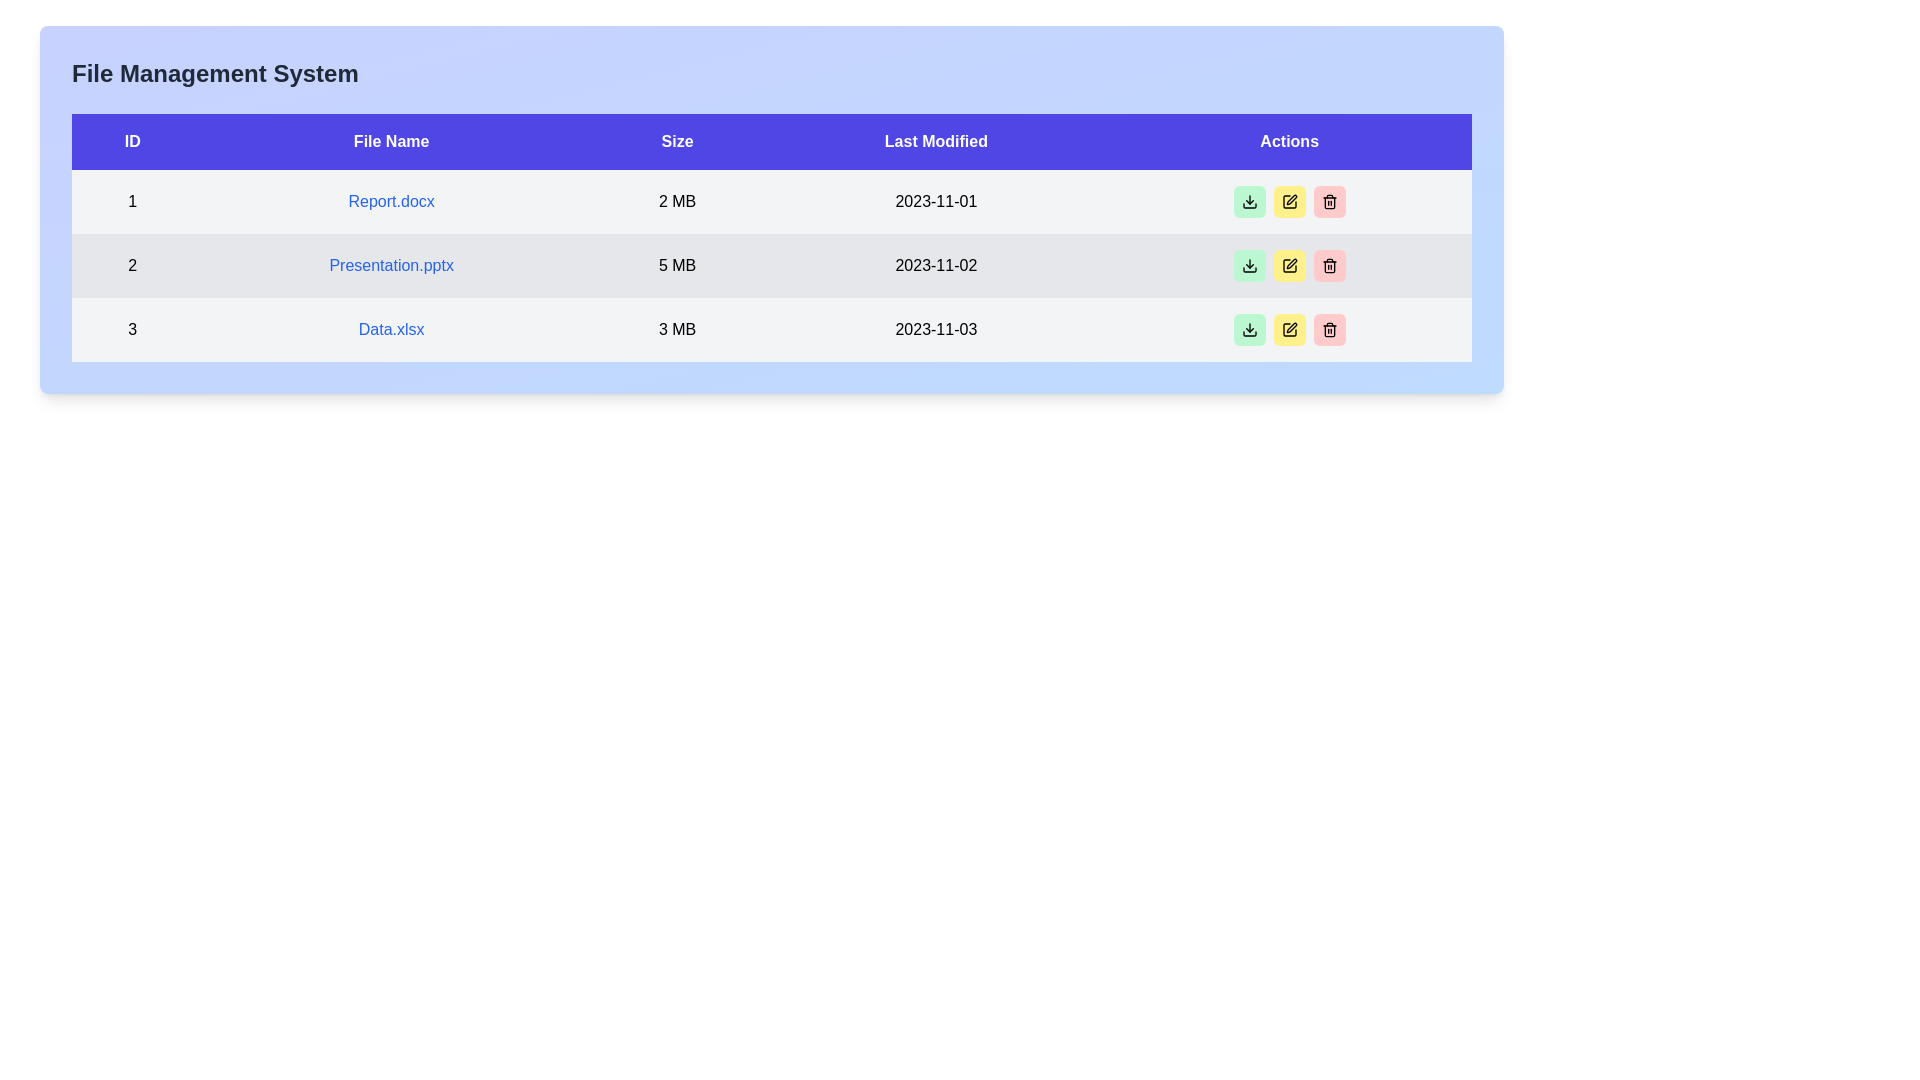  I want to click on the edit button located in the 'Actions' column for the file 'Data.xlsx', which is the second button, positioned between the green download button and the red delete button, so click(1289, 329).